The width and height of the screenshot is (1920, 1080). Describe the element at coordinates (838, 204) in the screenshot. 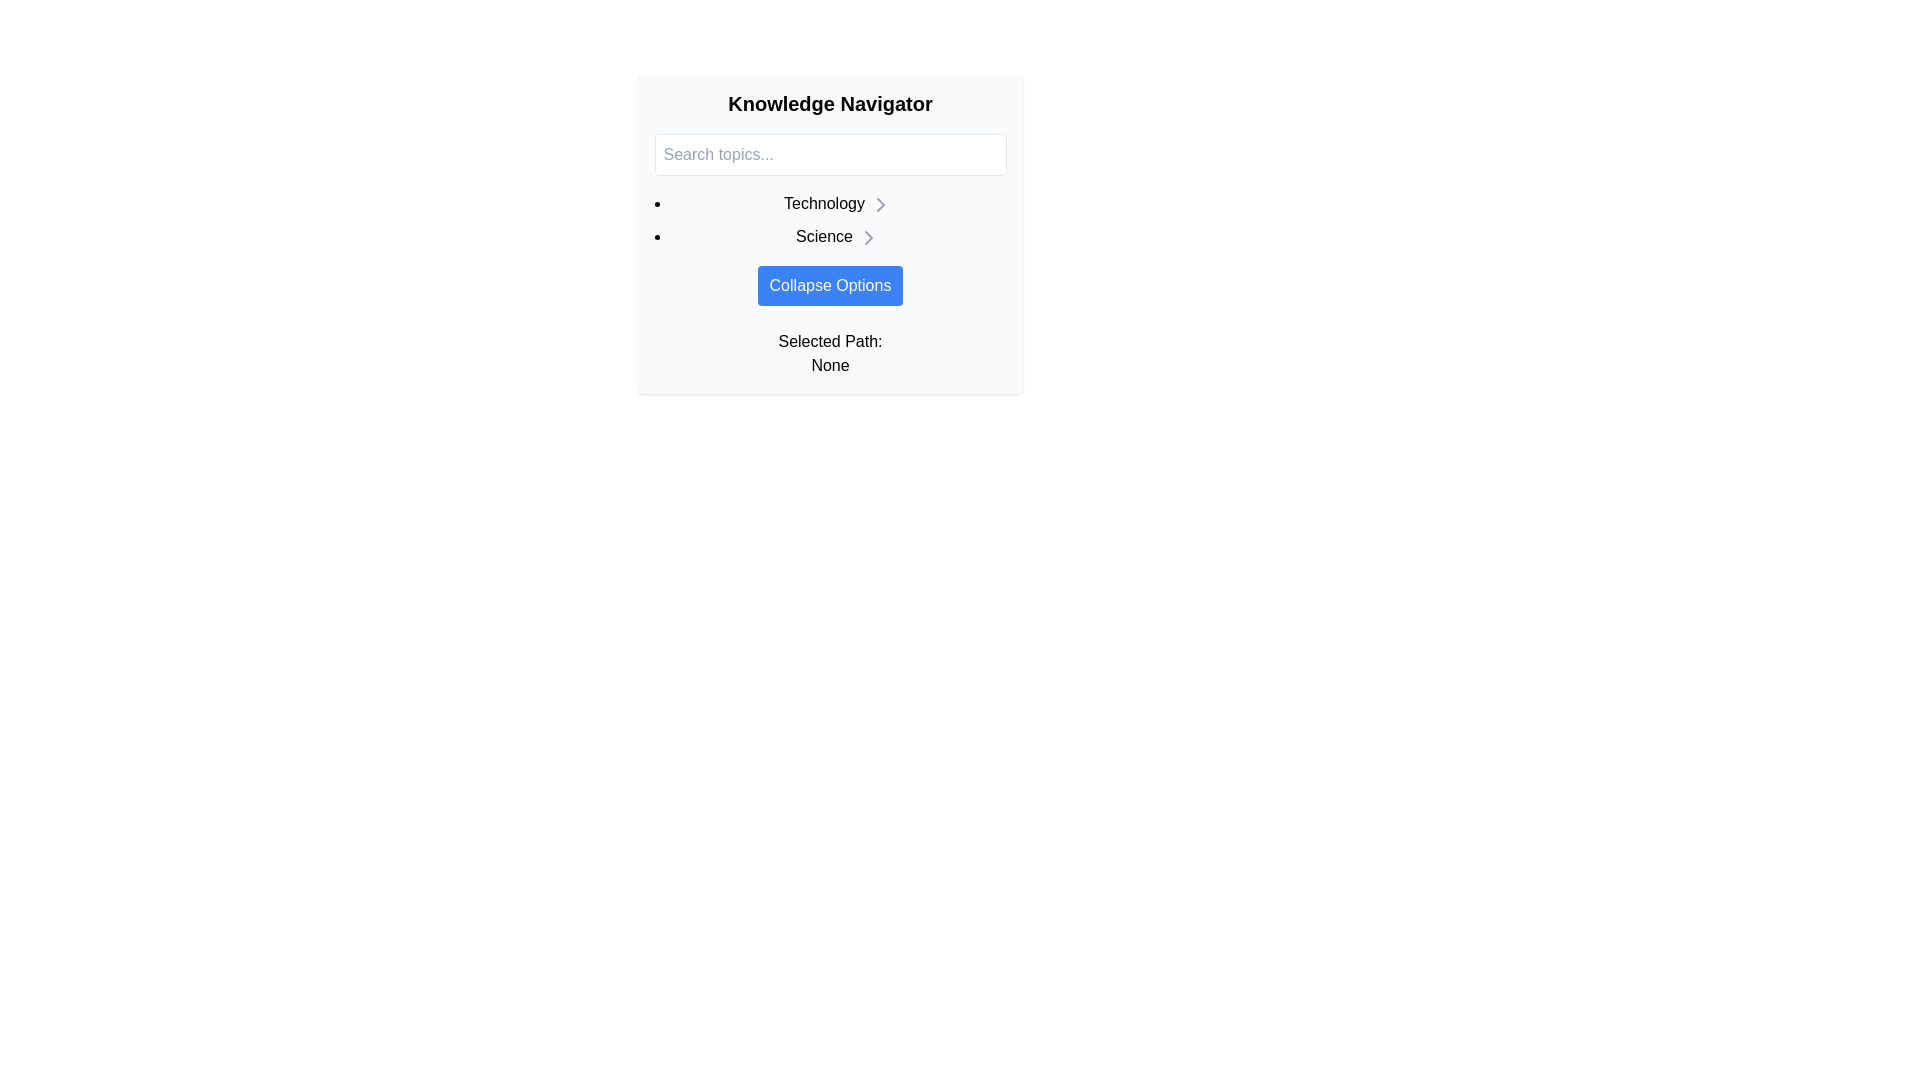

I see `the navigational link labeled 'Technology', which is the first item in a vertical list below the search bar` at that location.